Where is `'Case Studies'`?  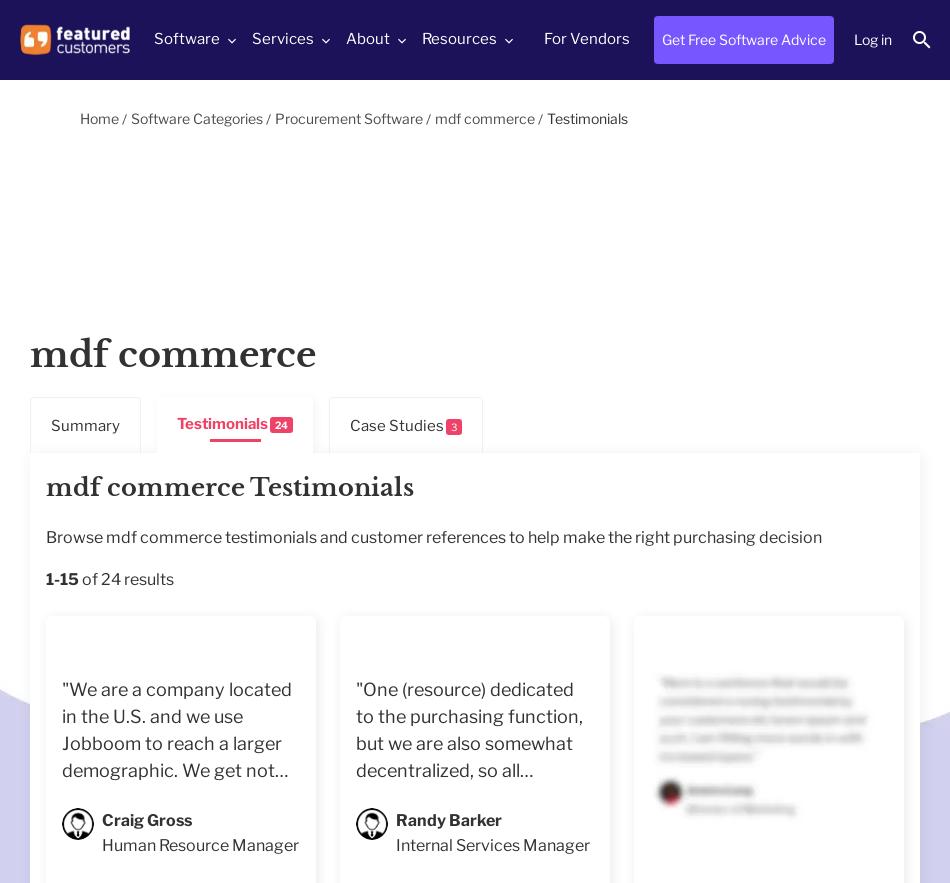 'Case Studies' is located at coordinates (348, 424).